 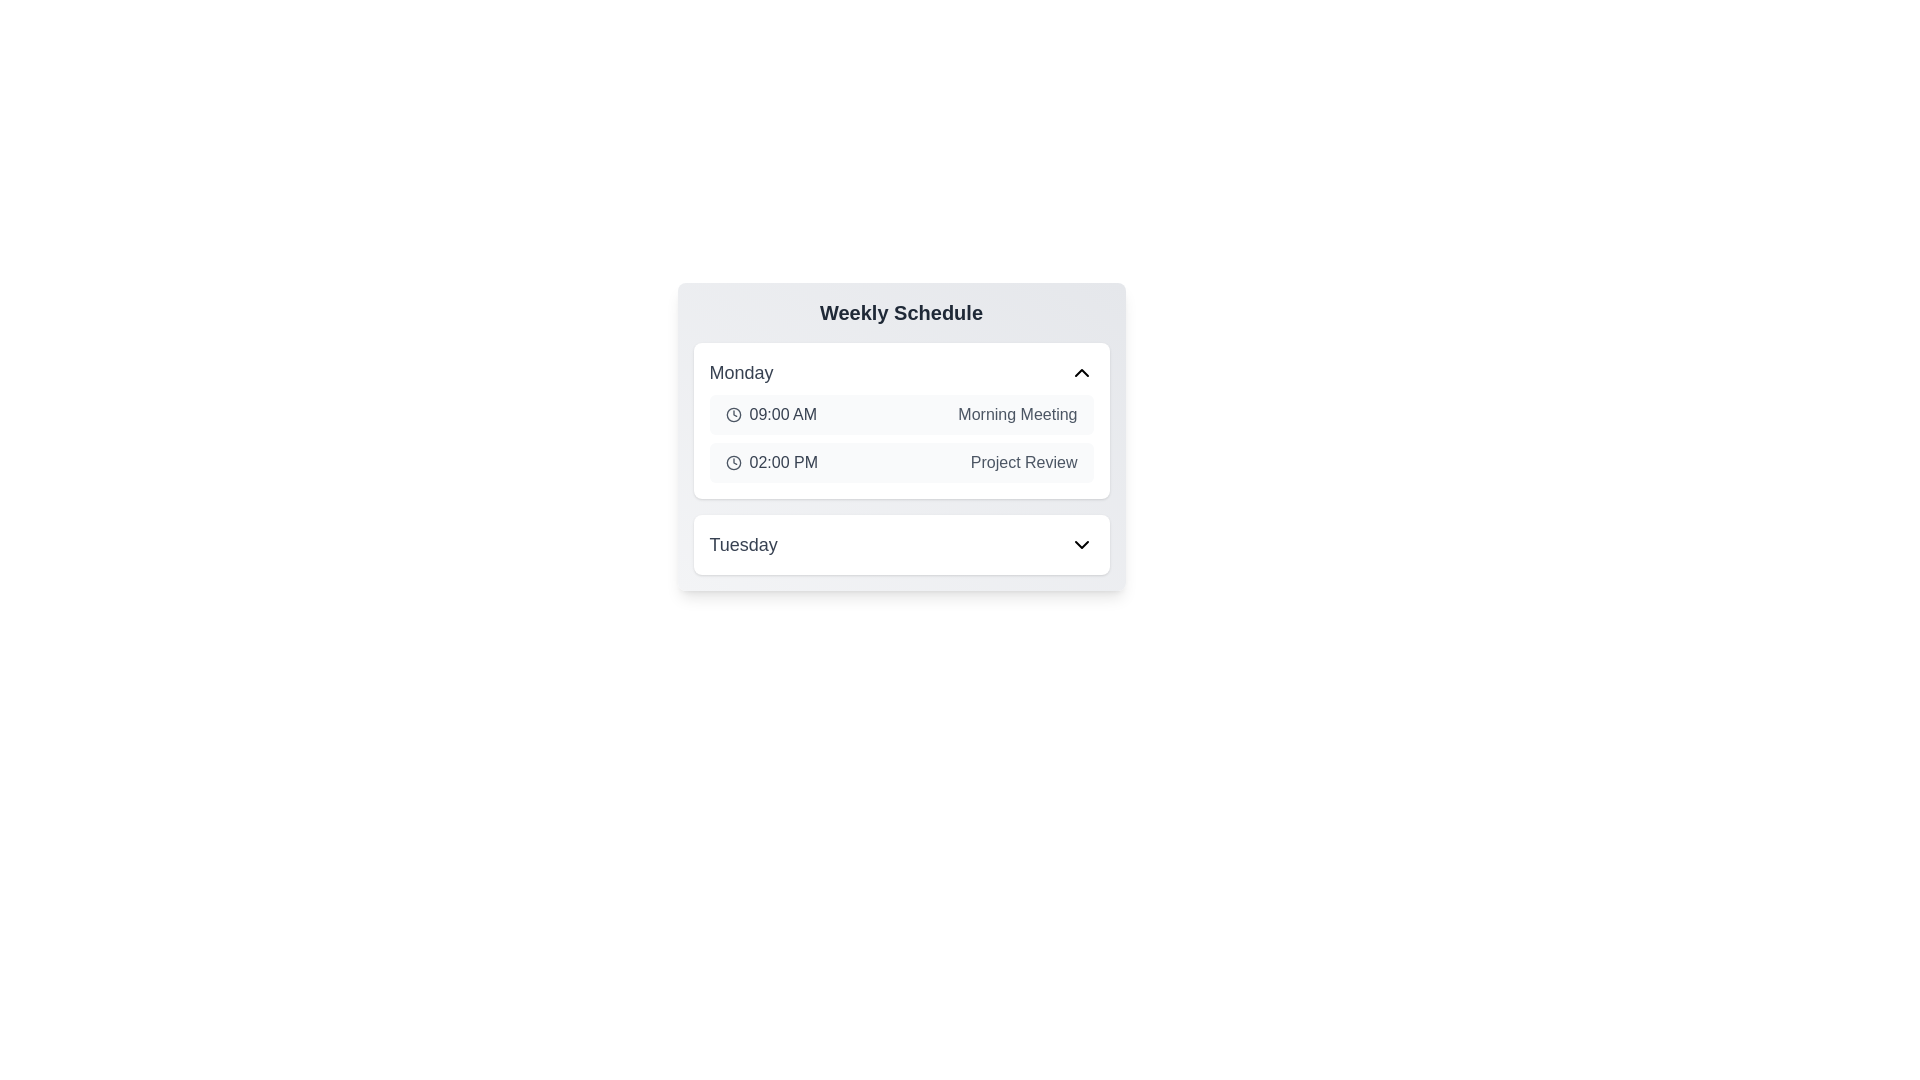 I want to click on the schedule entry for 'Project Review' at '02:00 PM' located in the second row under 'Monday.', so click(x=900, y=462).